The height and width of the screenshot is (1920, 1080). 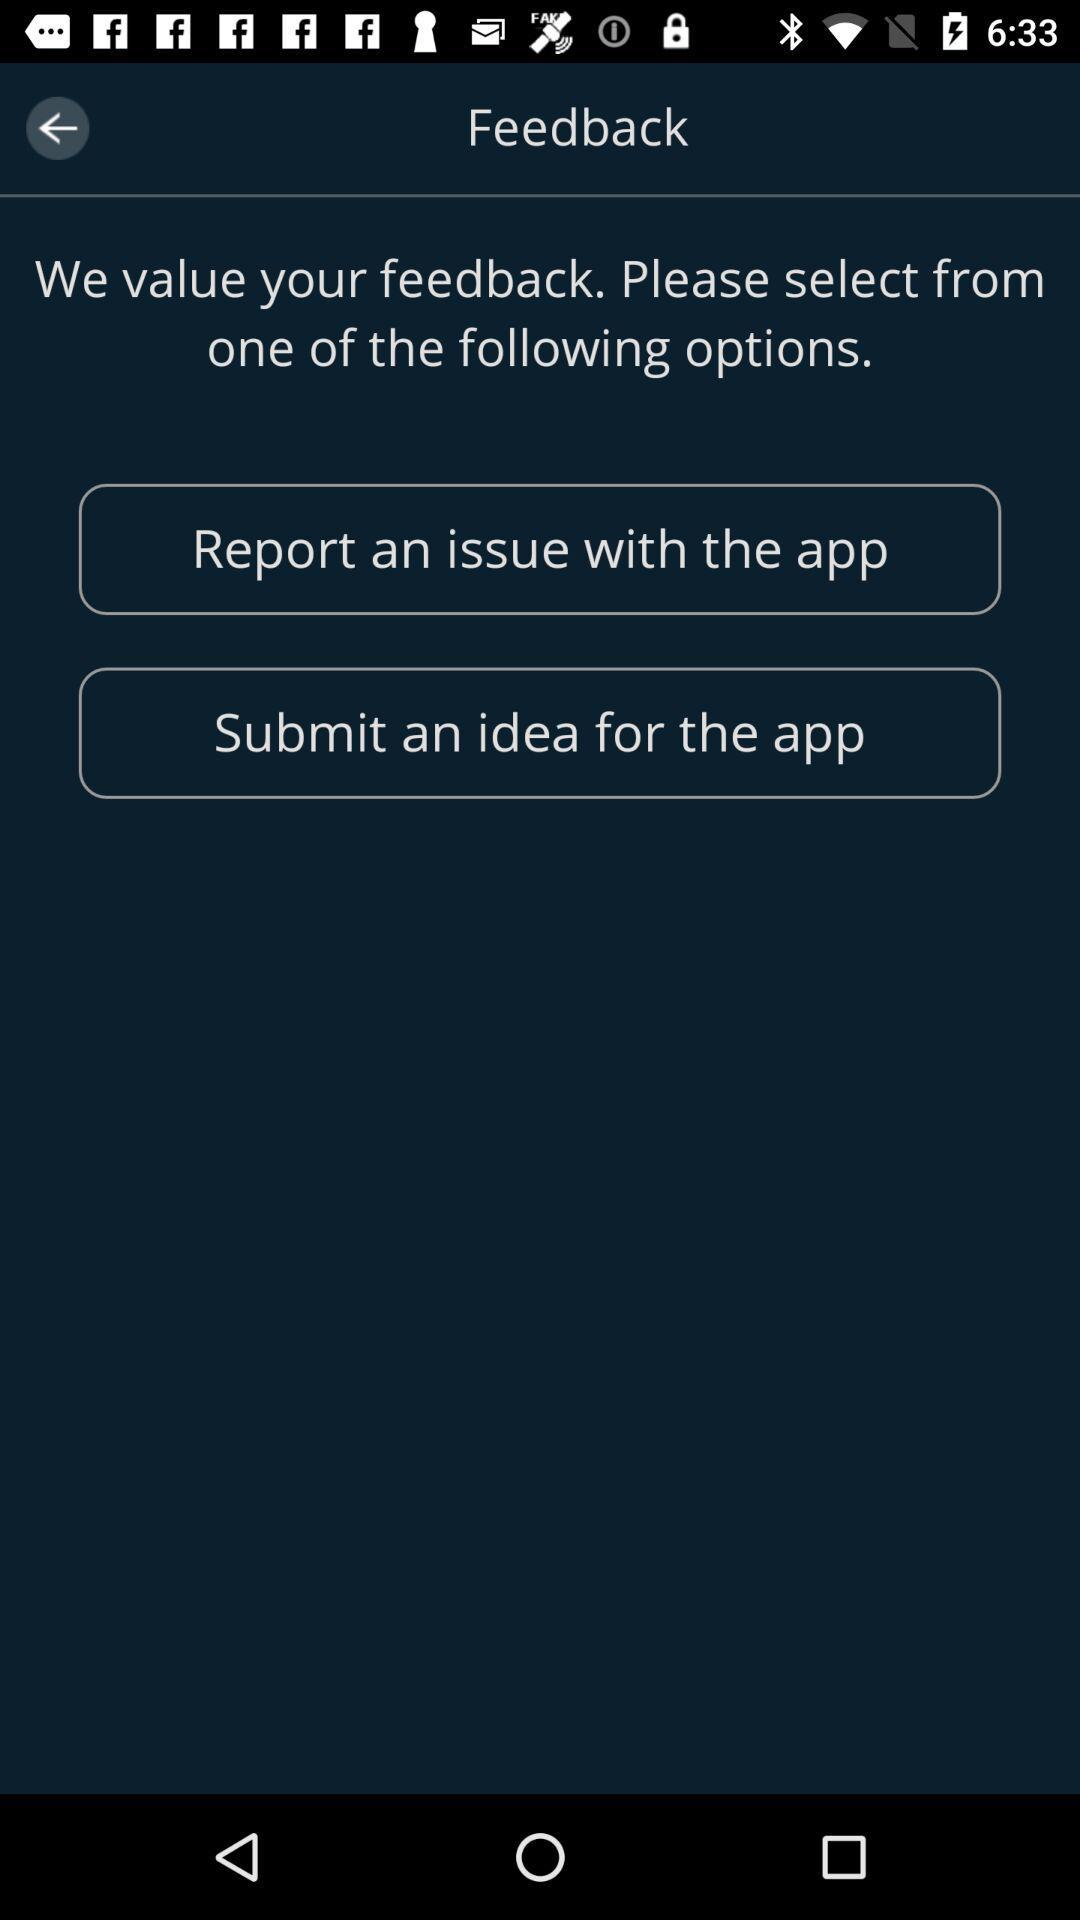 What do you see at coordinates (56, 127) in the screenshot?
I see `the arrow_backward icon` at bounding box center [56, 127].